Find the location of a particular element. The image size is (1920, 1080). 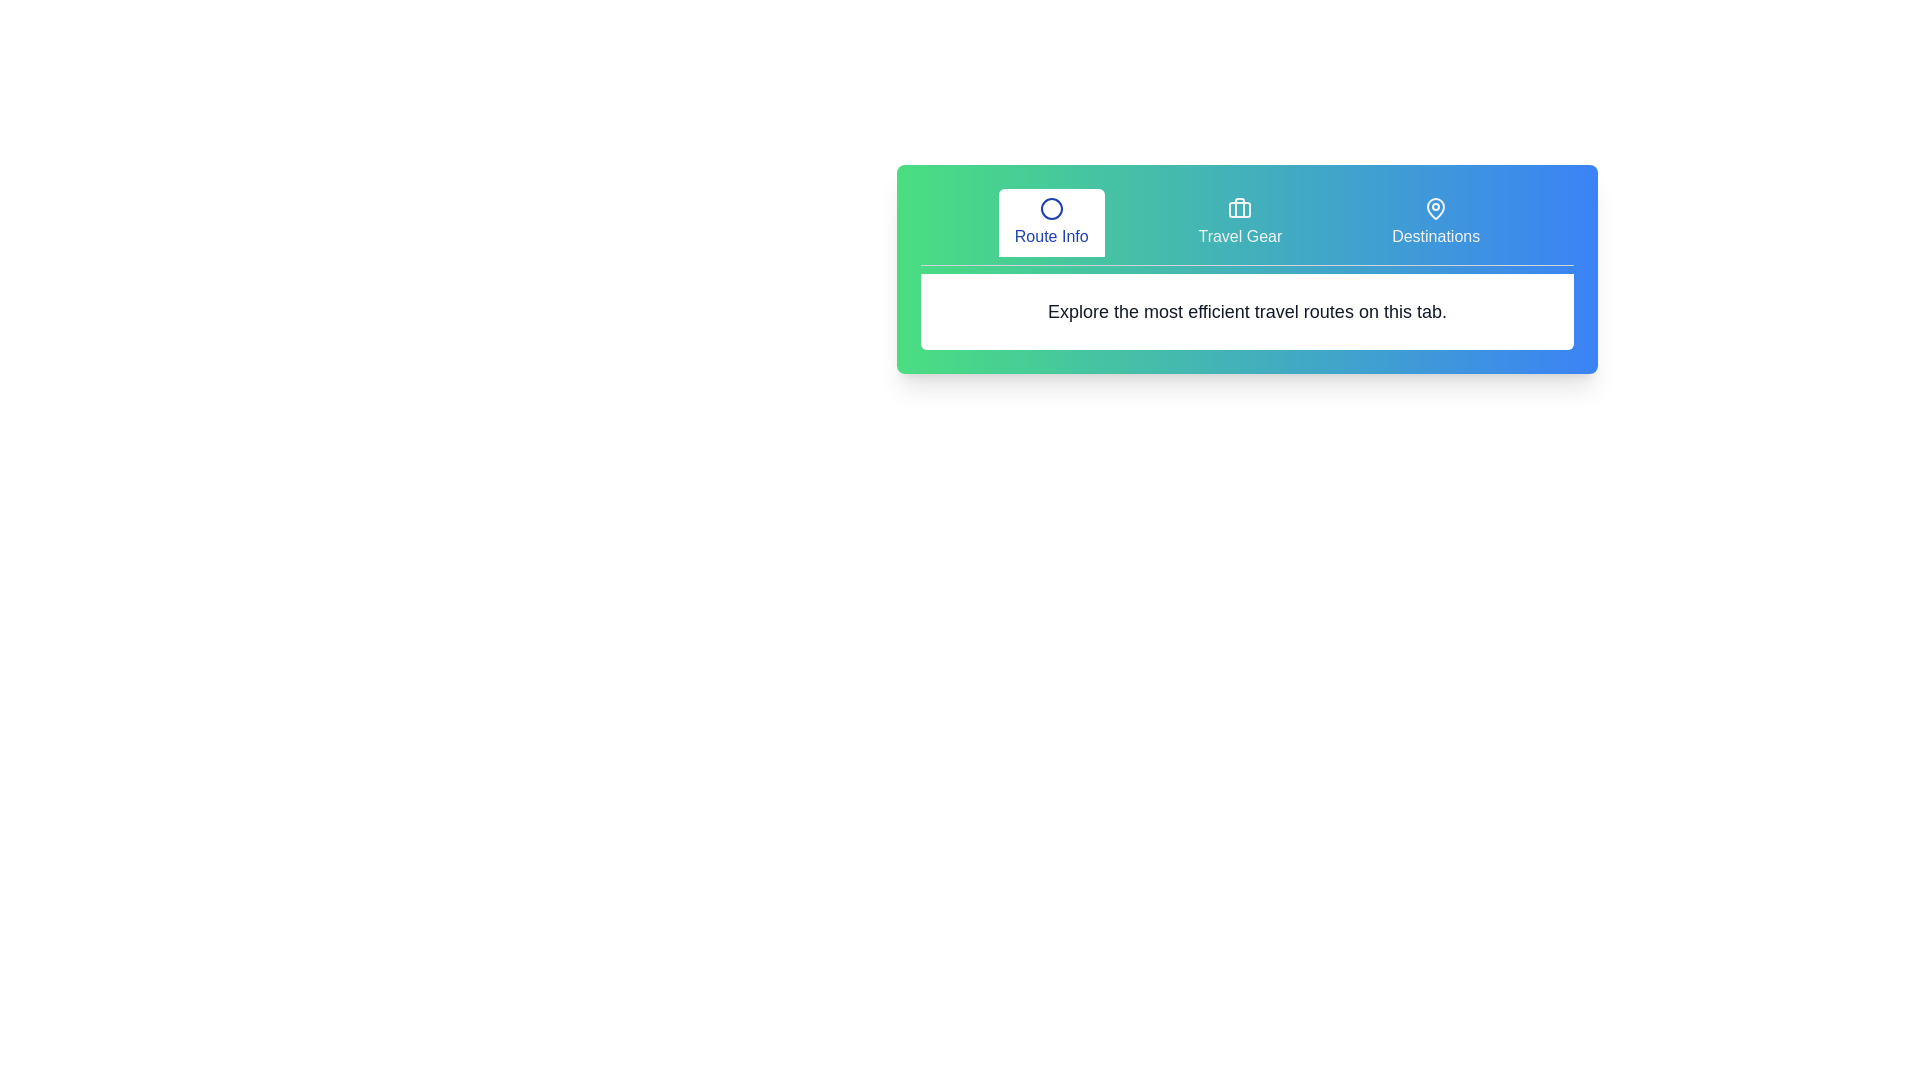

the tab labeled Route Info is located at coordinates (1050, 223).